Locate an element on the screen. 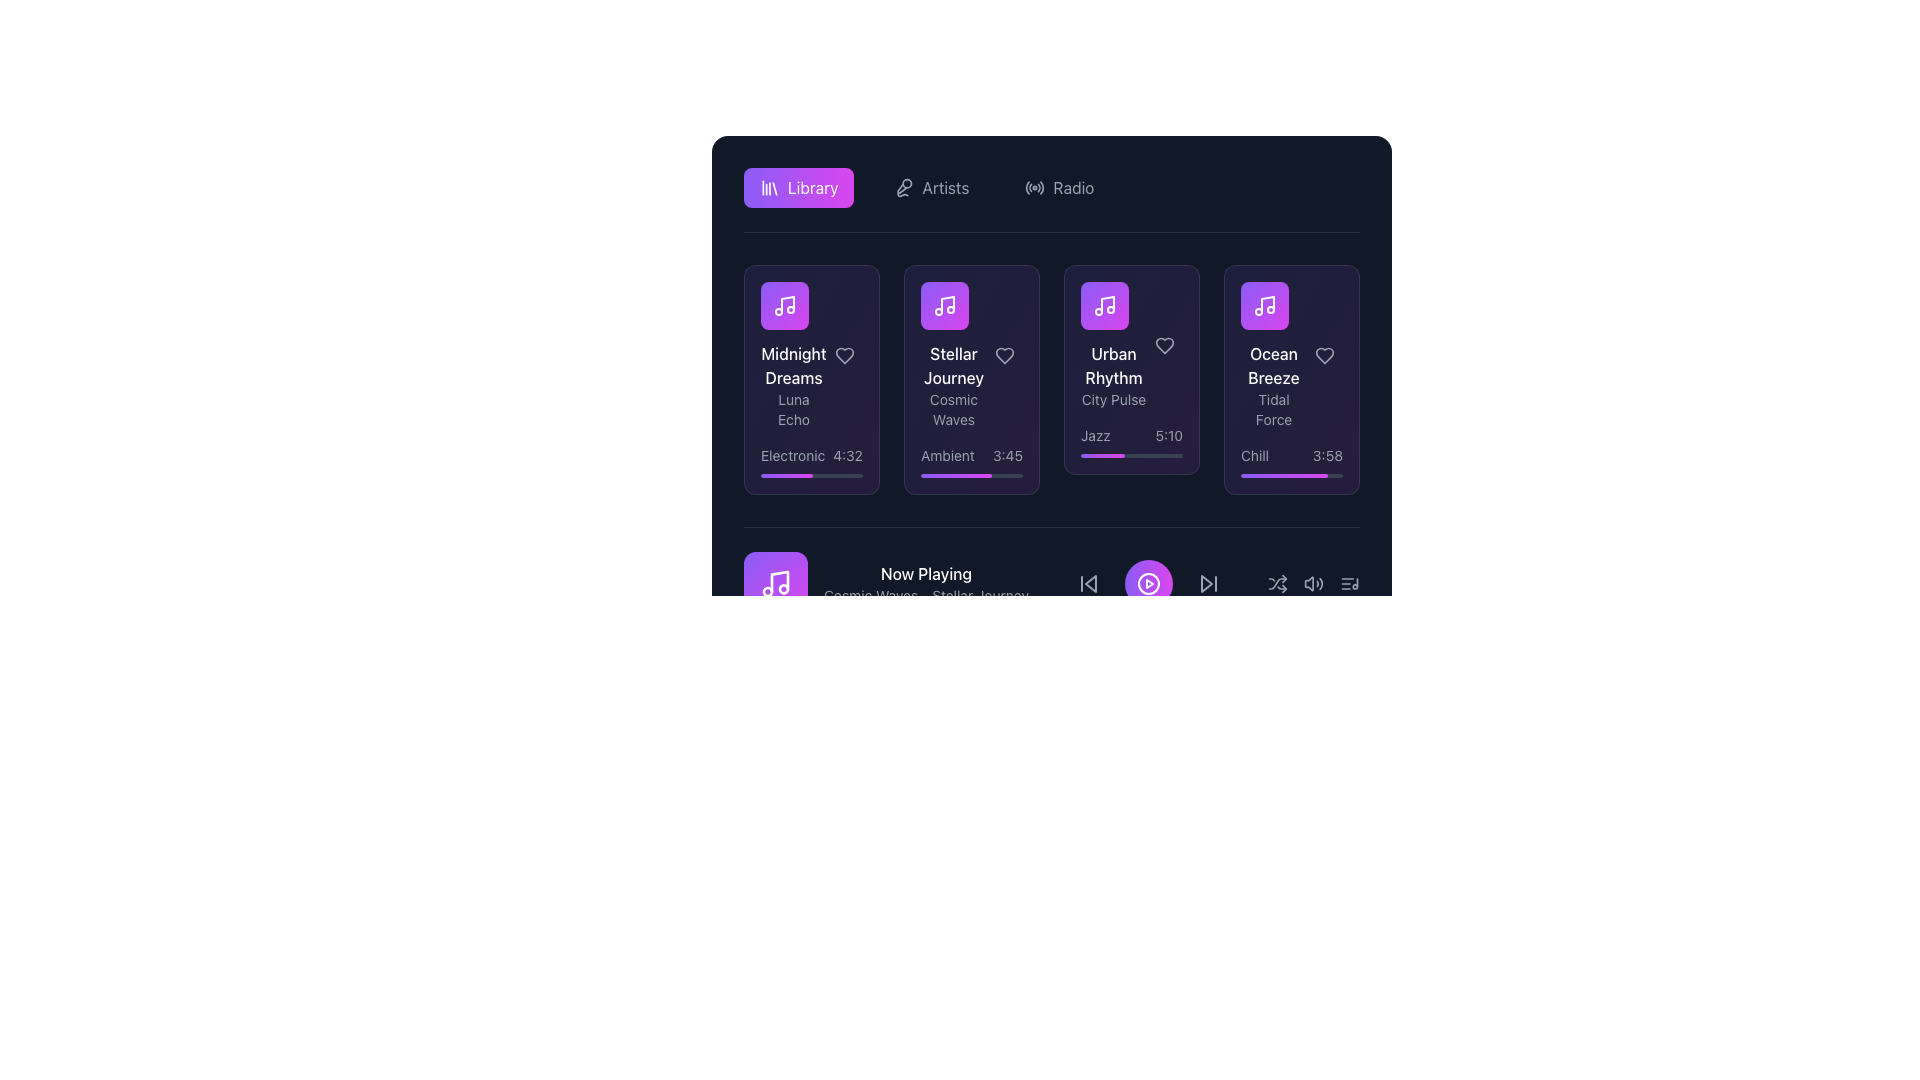 The width and height of the screenshot is (1920, 1080). the text label indicating the currently playing track, which is centrally positioned in the lower section of the interface is located at coordinates (925, 574).